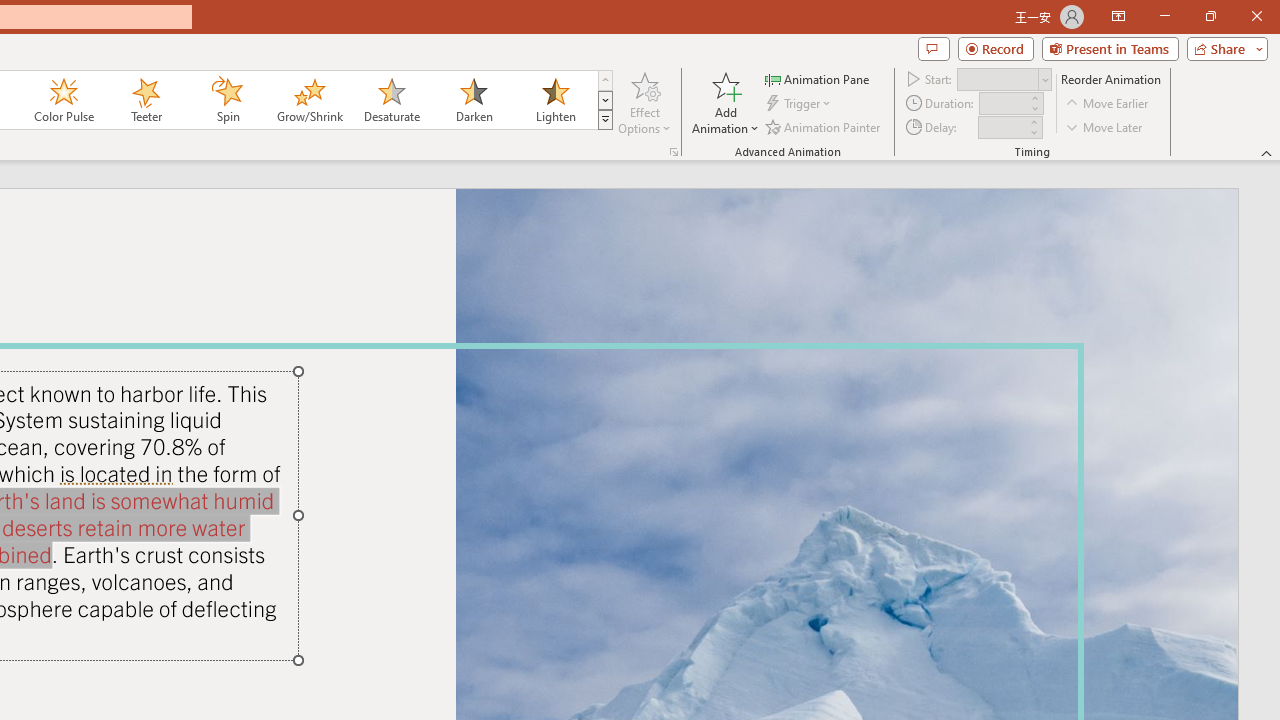 This screenshot has height=720, width=1280. What do you see at coordinates (604, 100) in the screenshot?
I see `'Row Down'` at bounding box center [604, 100].